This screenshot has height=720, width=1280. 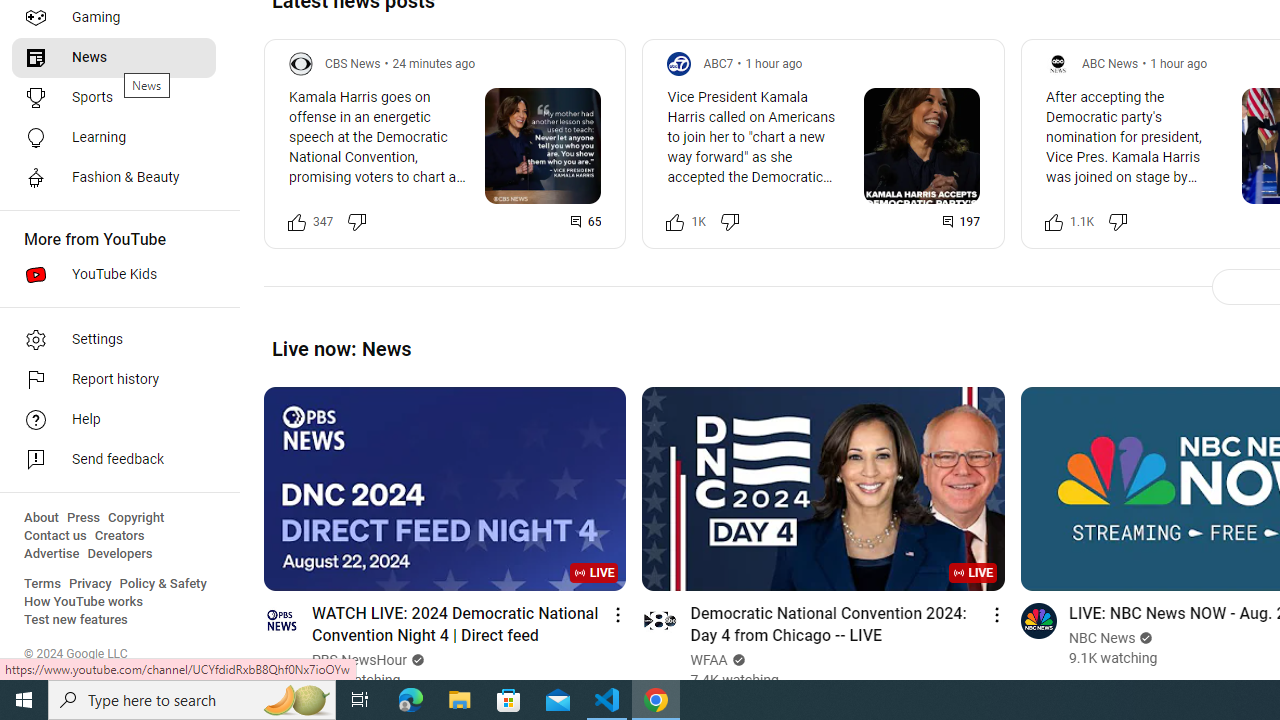 I want to click on '24 minutes ago', so click(x=432, y=62).